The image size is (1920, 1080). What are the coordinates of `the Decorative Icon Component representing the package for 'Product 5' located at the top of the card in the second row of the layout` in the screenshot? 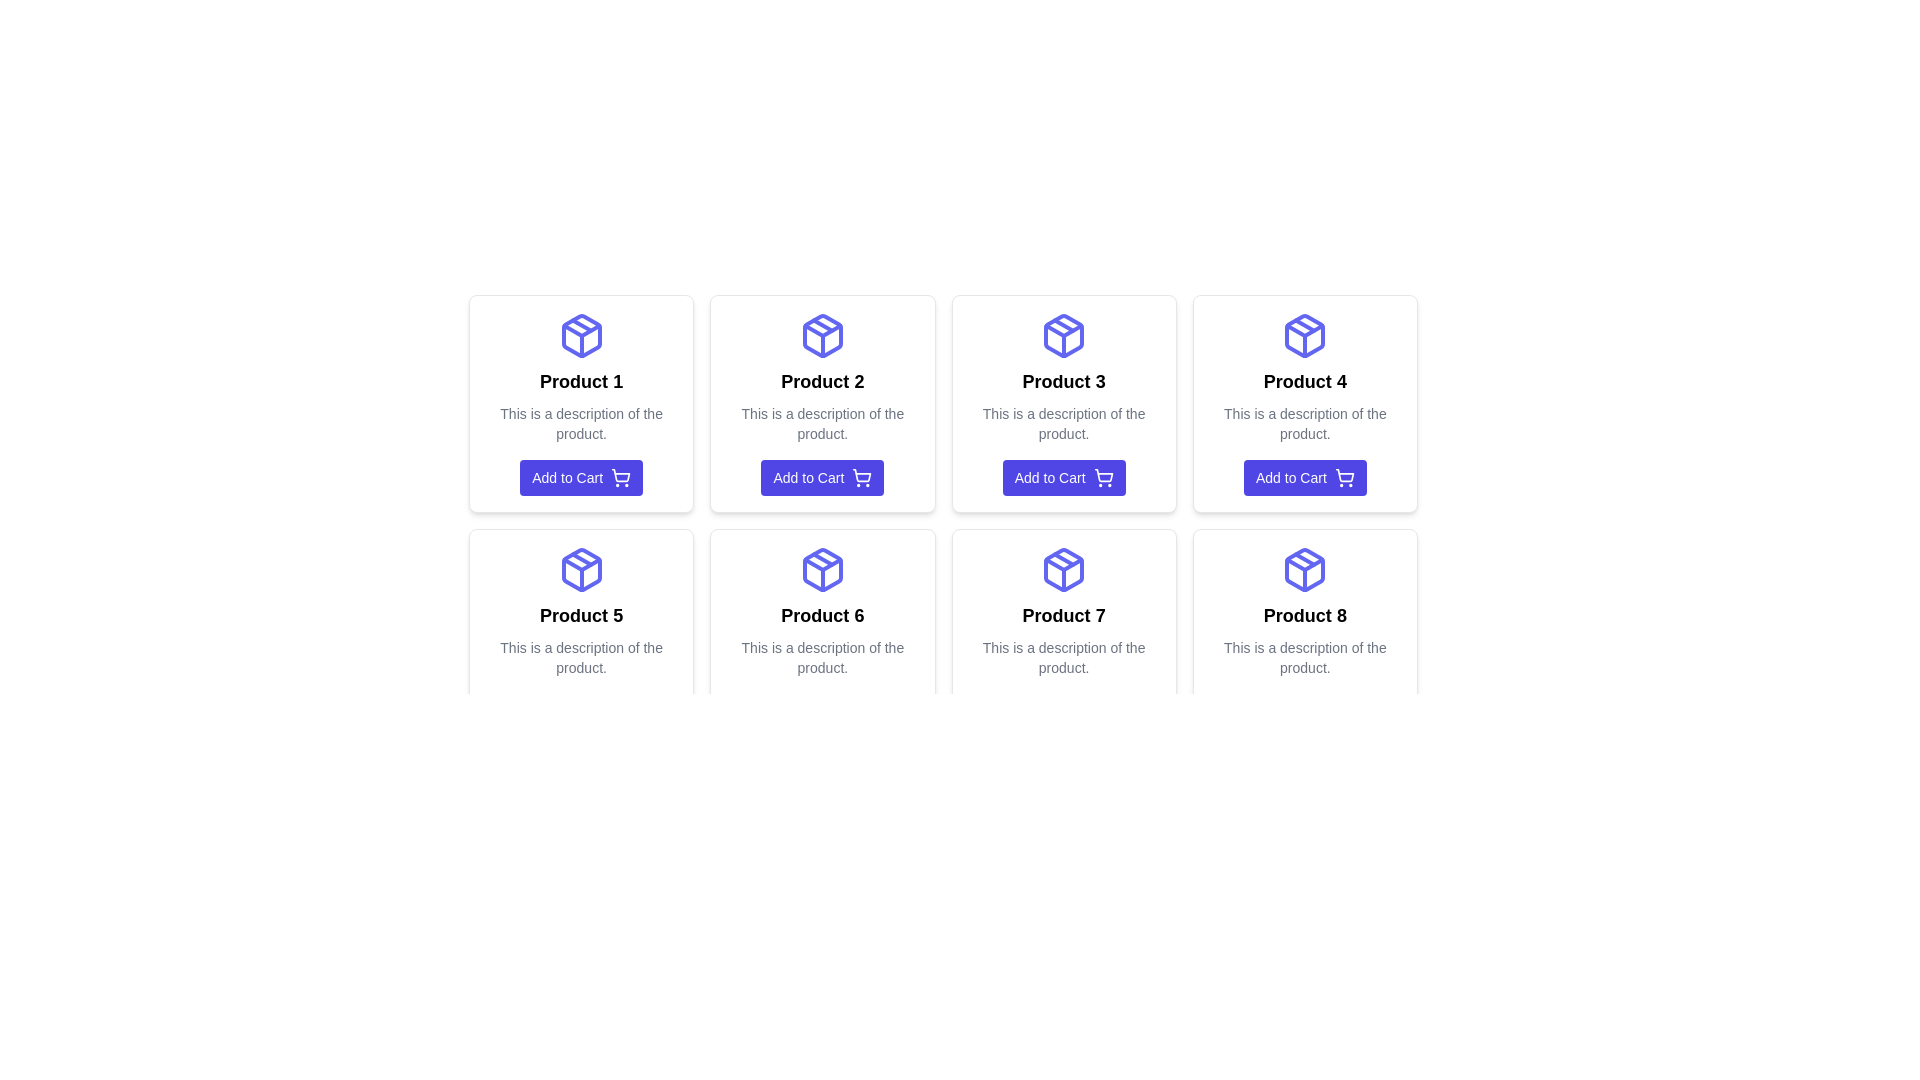 It's located at (580, 570).